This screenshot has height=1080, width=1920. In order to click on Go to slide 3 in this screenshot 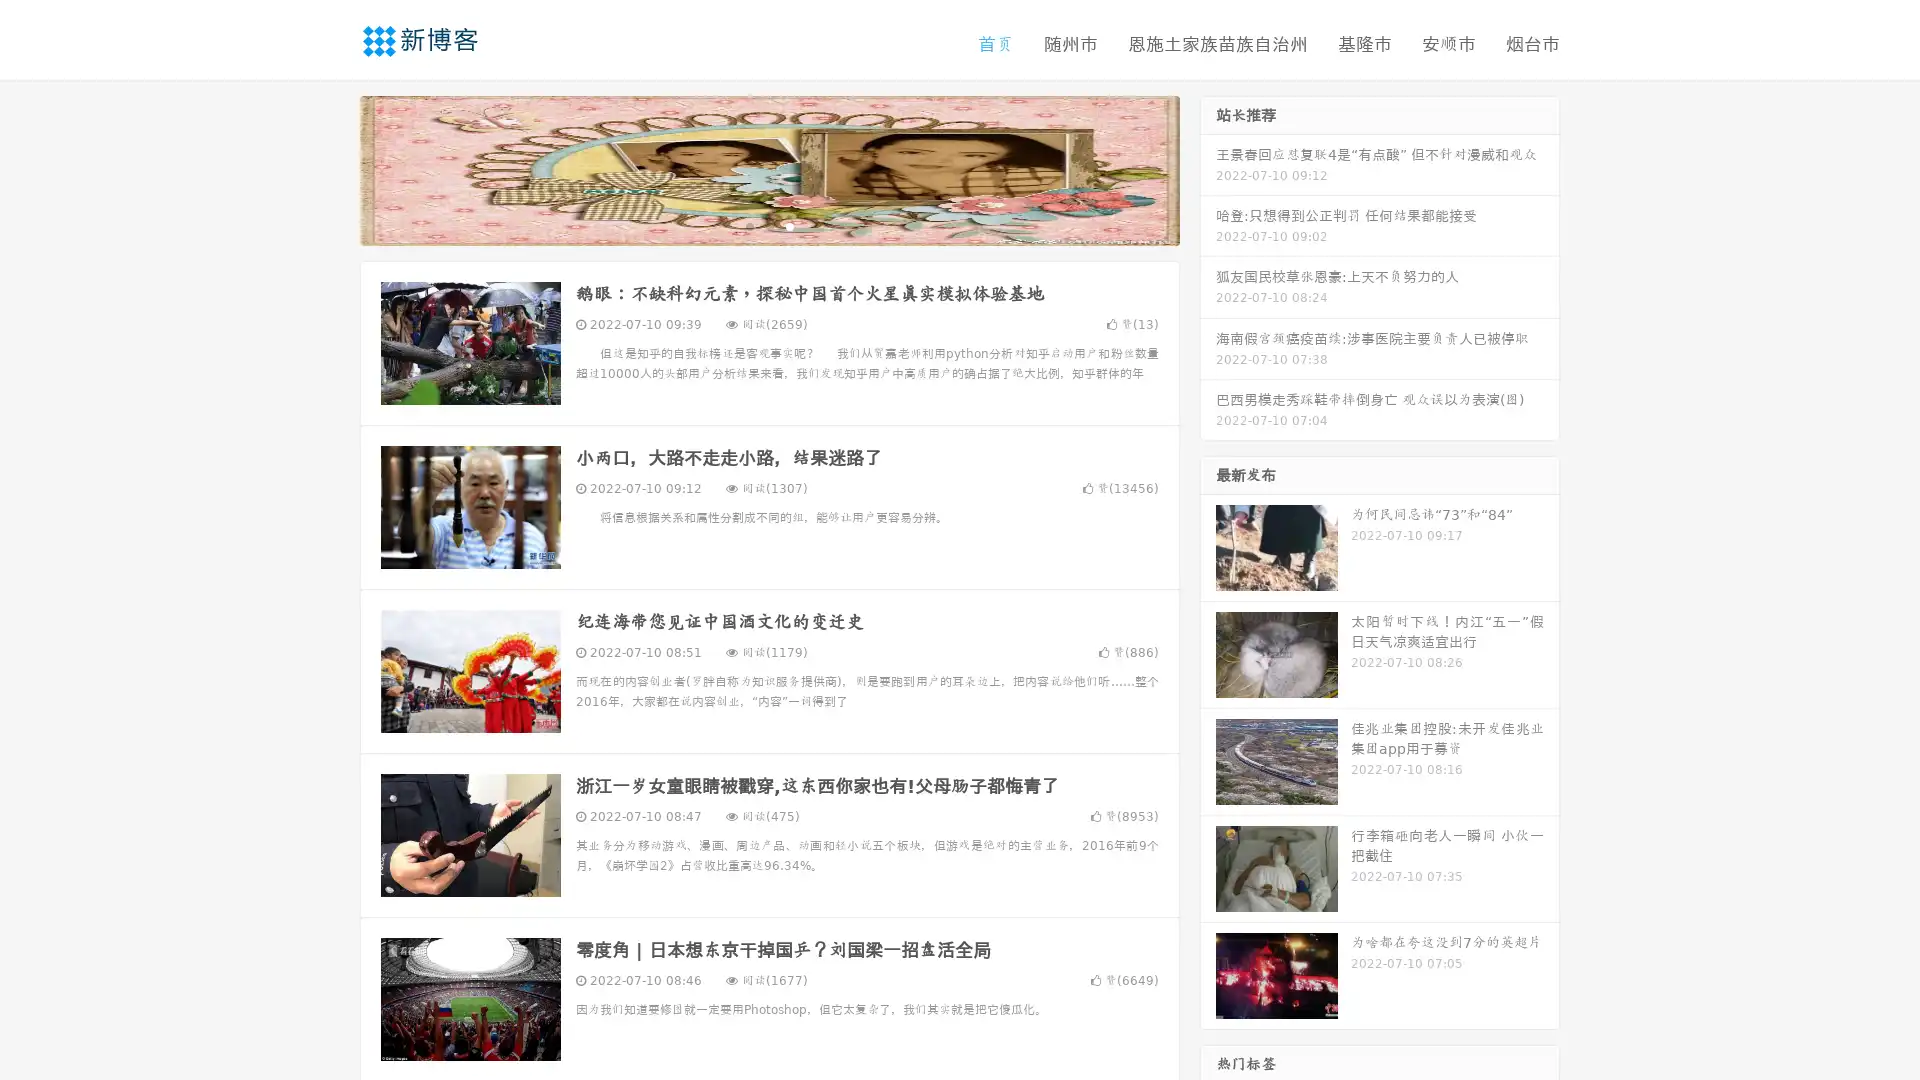, I will do `click(789, 225)`.